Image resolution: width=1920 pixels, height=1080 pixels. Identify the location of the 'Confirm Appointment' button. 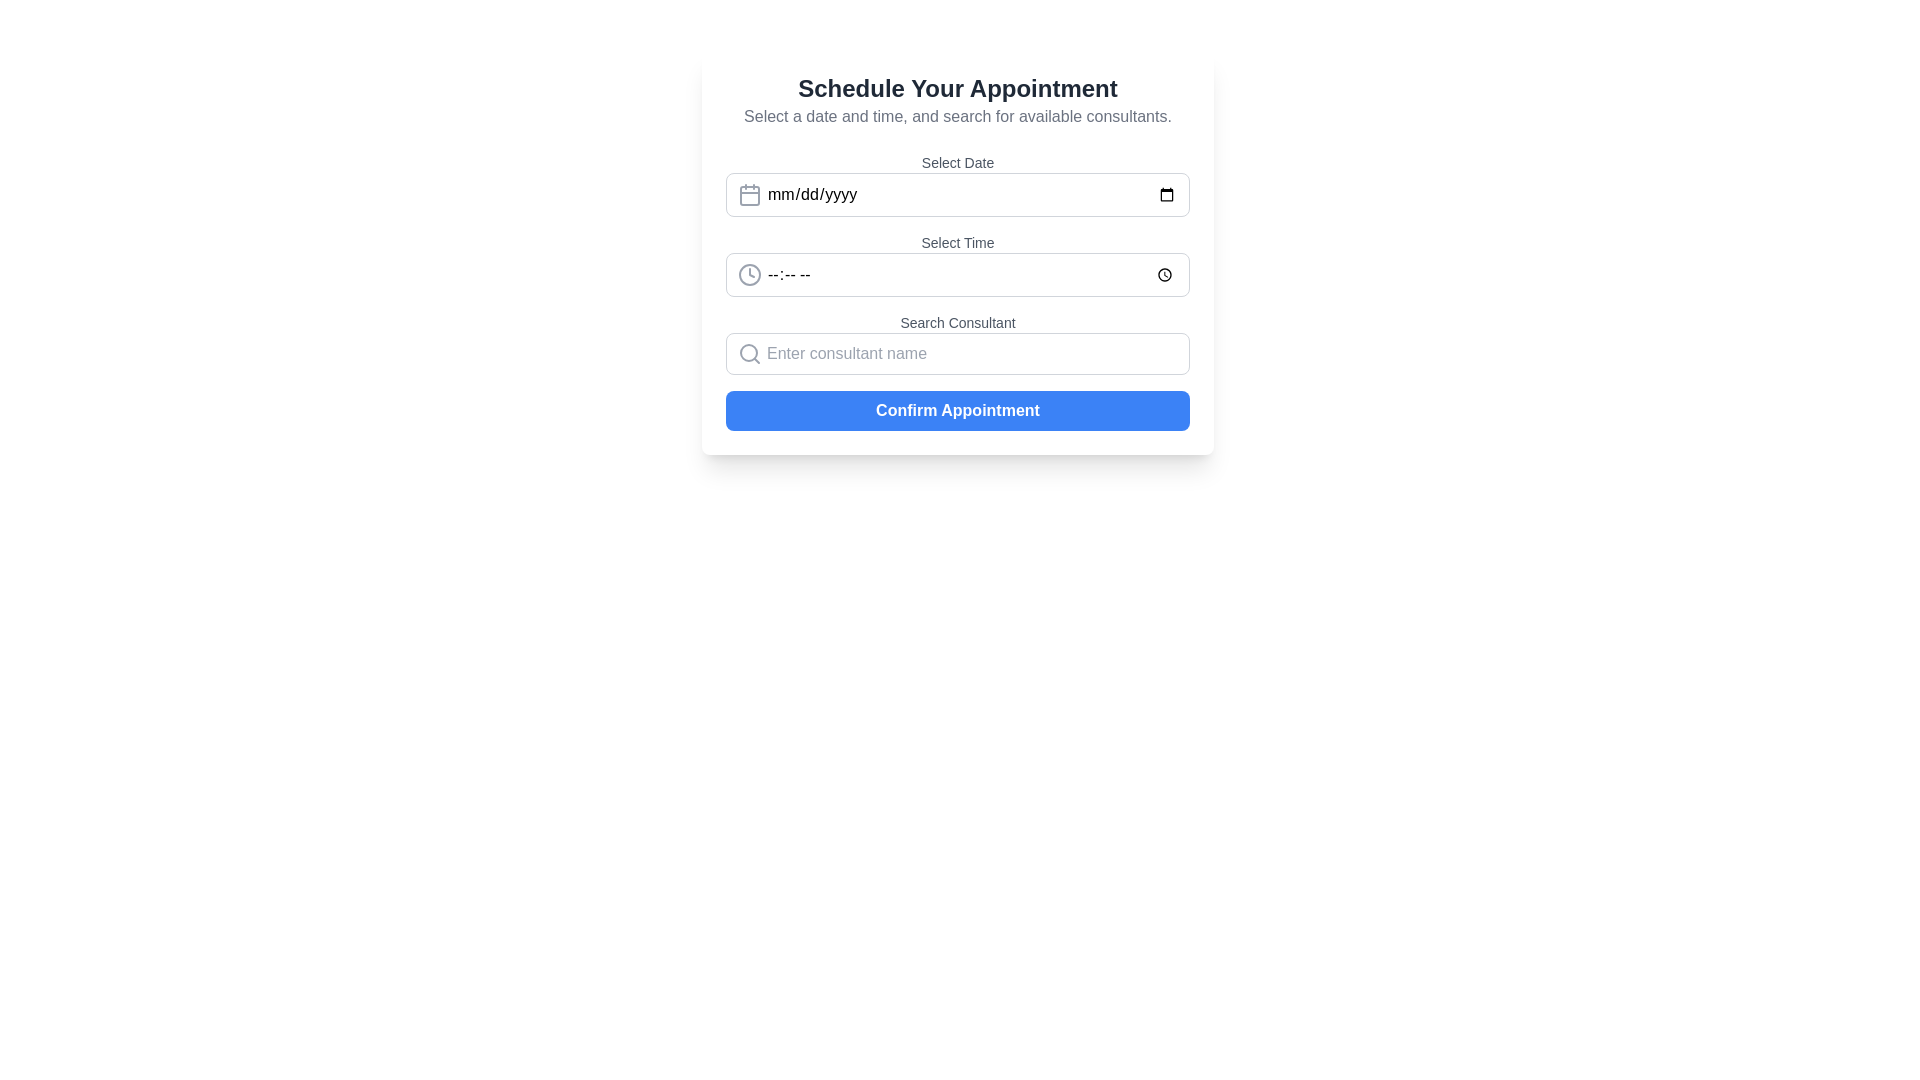
(957, 410).